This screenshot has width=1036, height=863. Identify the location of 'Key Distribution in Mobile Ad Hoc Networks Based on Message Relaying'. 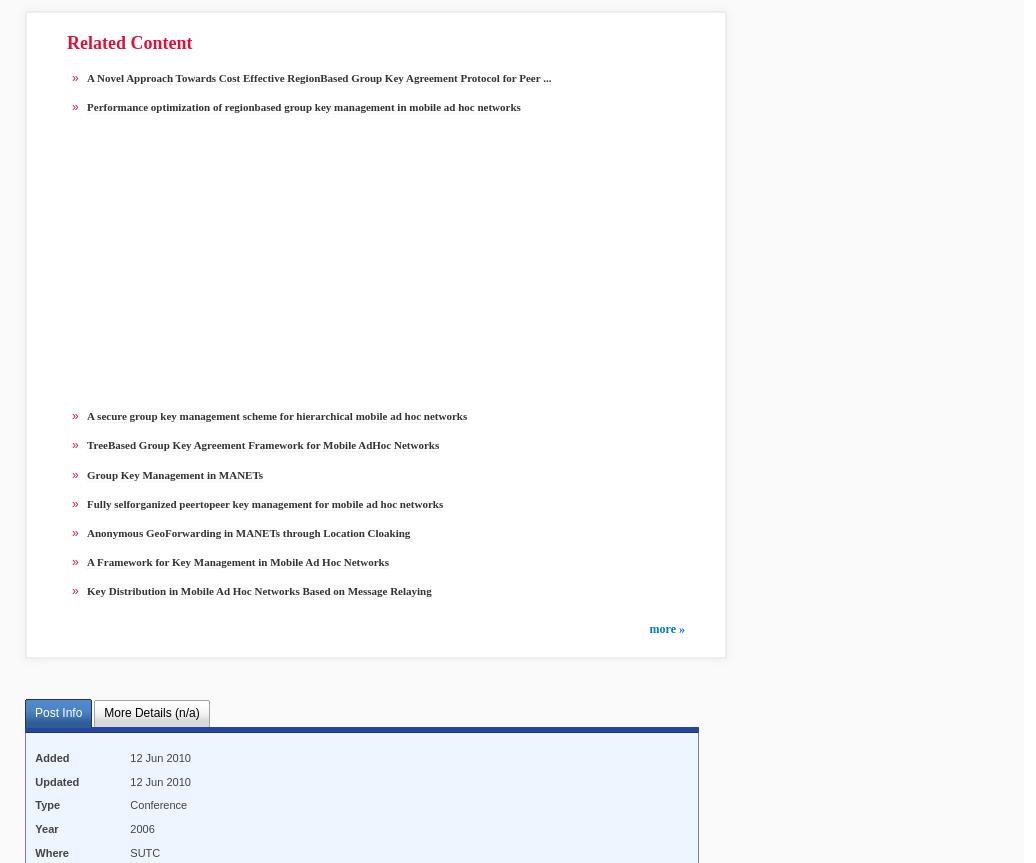
(259, 590).